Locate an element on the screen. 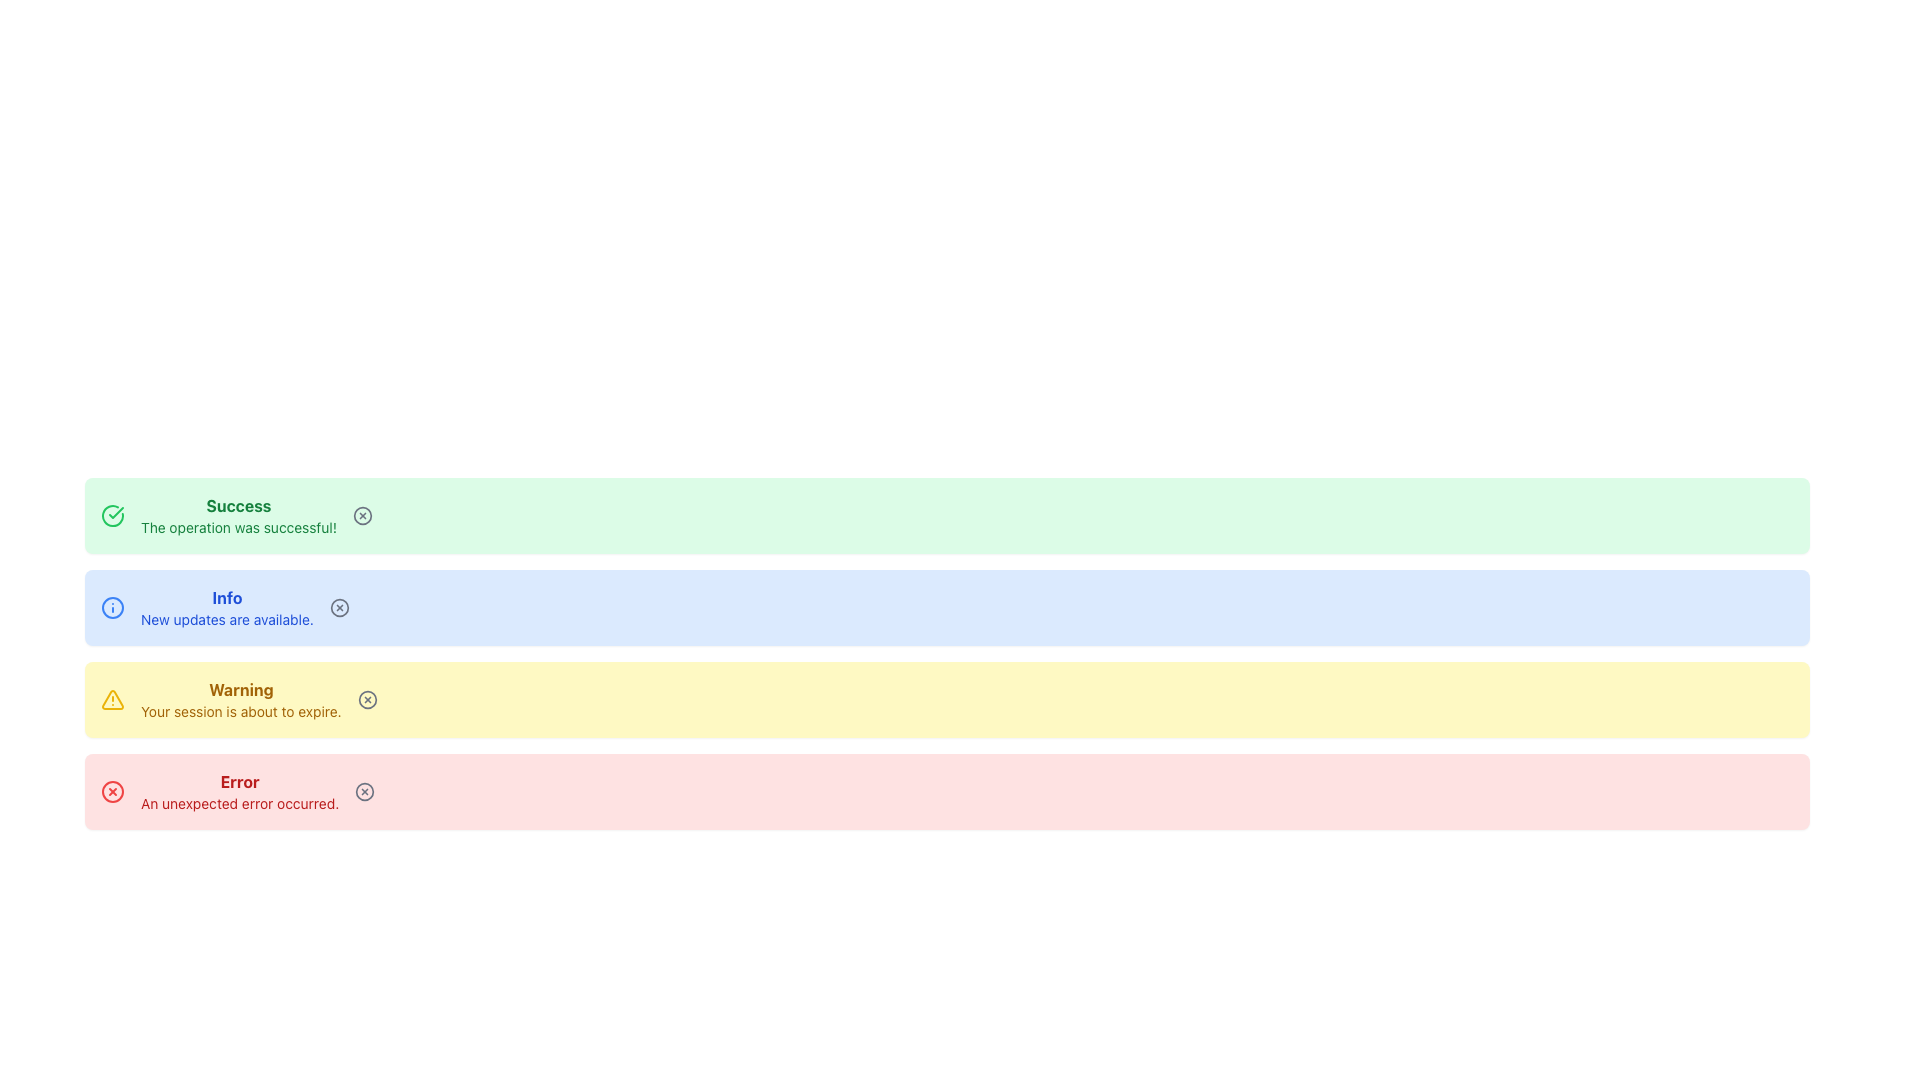 Image resolution: width=1920 pixels, height=1080 pixels. the dismiss button located at the right end of the yellow warning notification next to the text 'Your session is about to expire.' is located at coordinates (366, 698).